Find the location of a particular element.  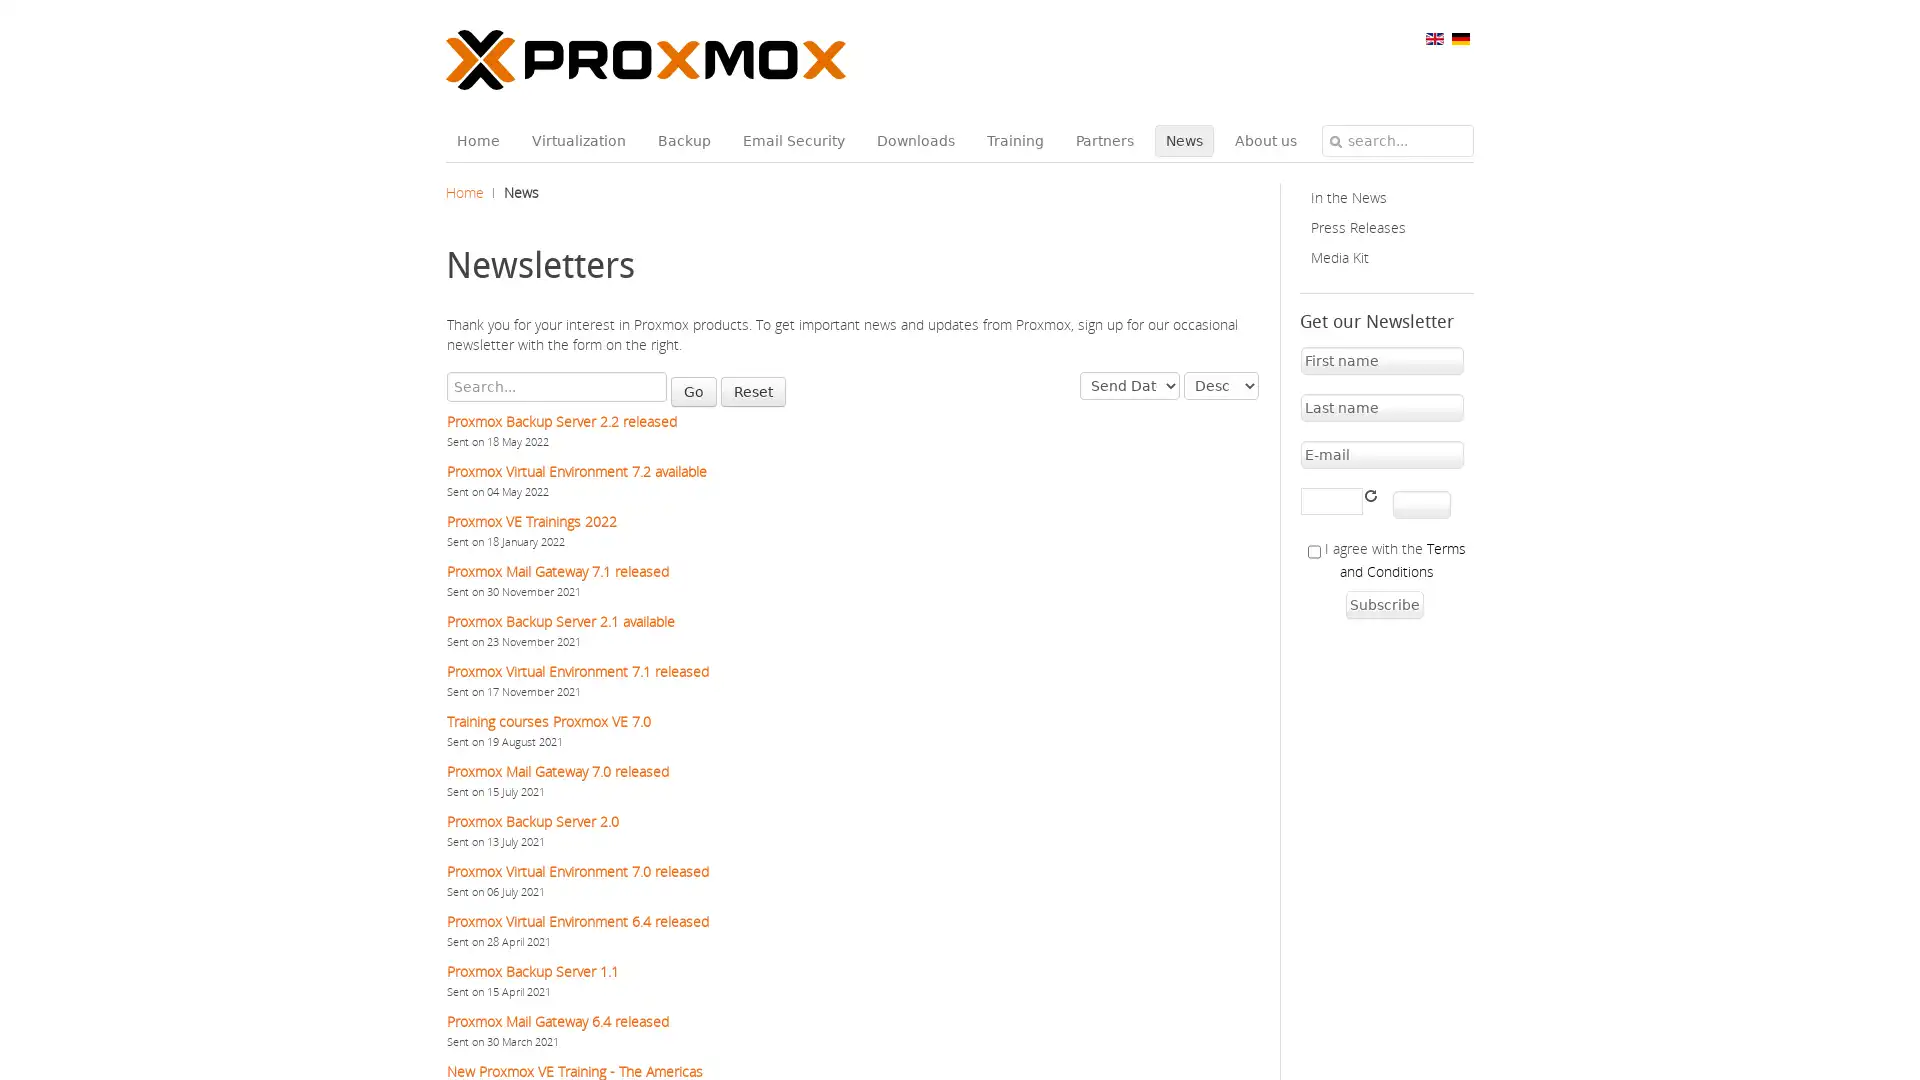

Reset is located at coordinates (752, 392).